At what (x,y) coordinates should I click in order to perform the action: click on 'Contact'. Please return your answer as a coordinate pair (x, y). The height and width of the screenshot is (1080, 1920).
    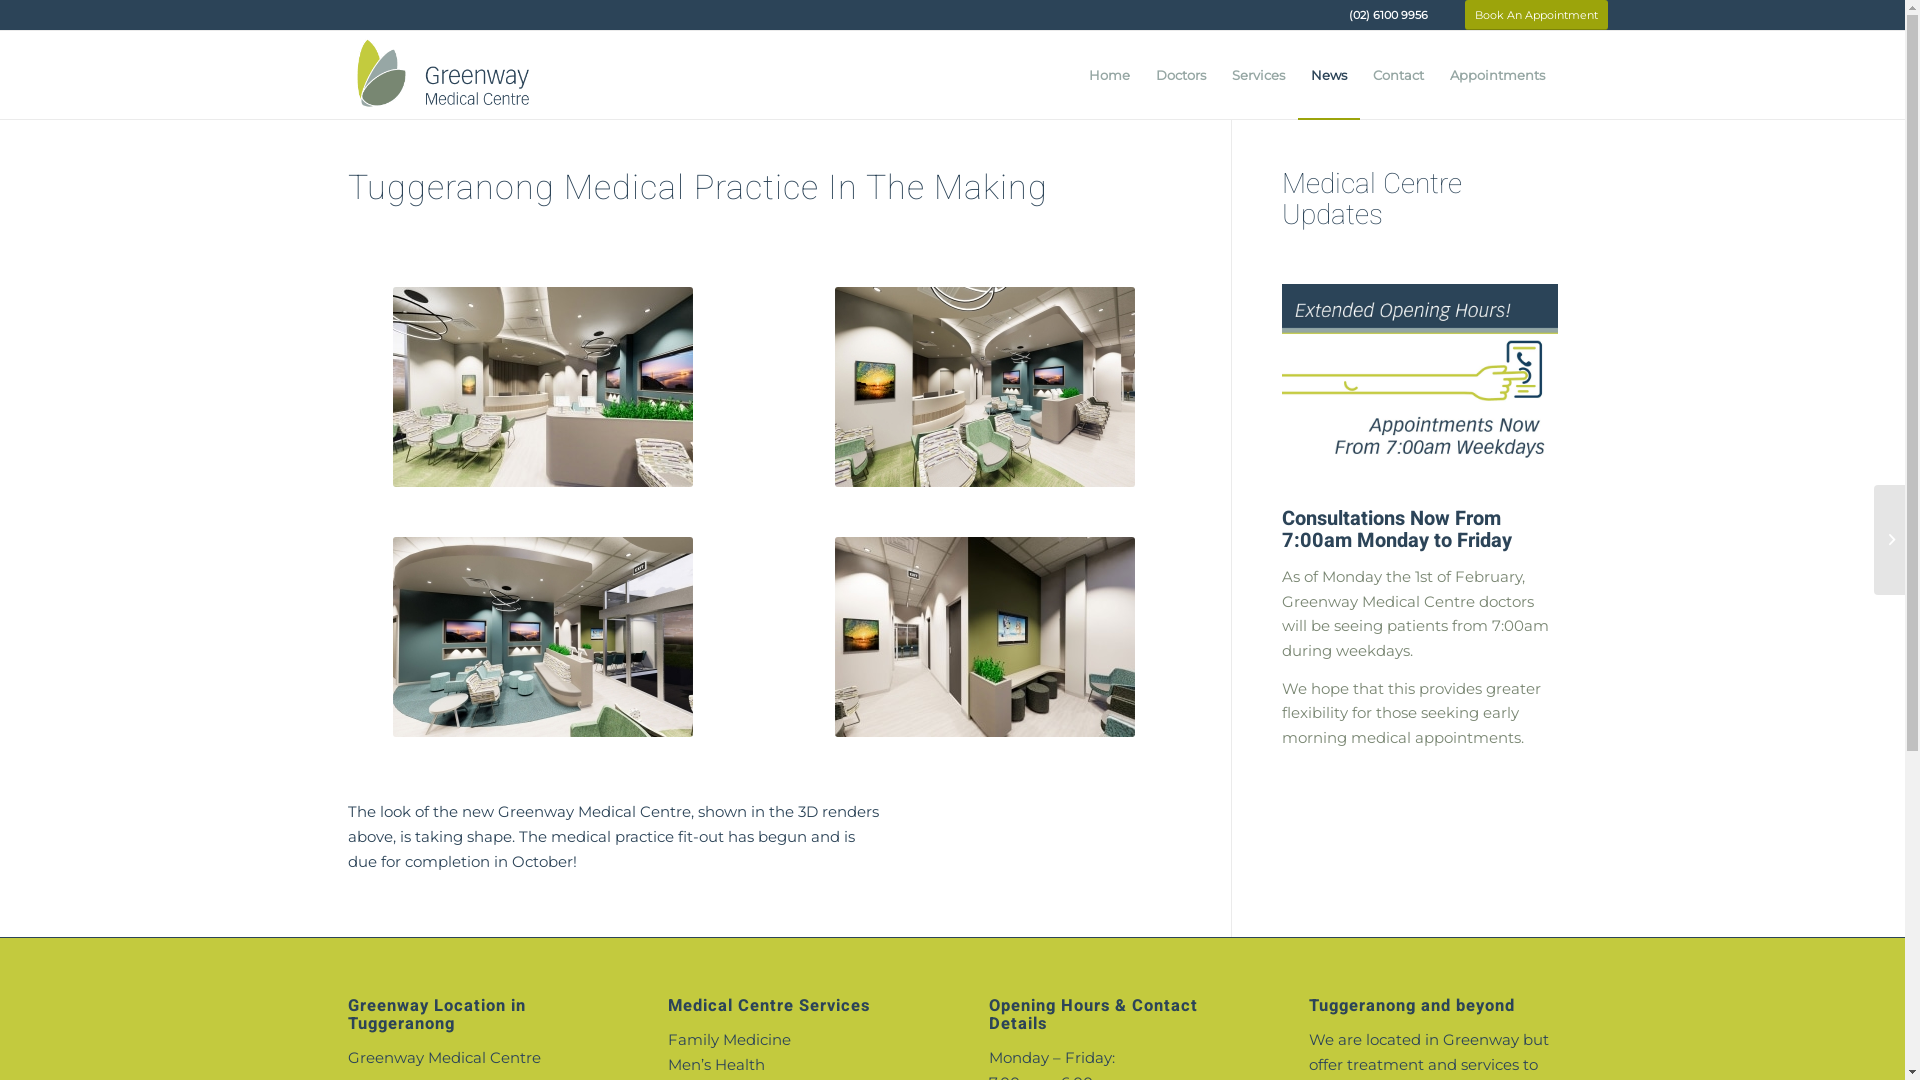
    Looking at the image, I should click on (1397, 73).